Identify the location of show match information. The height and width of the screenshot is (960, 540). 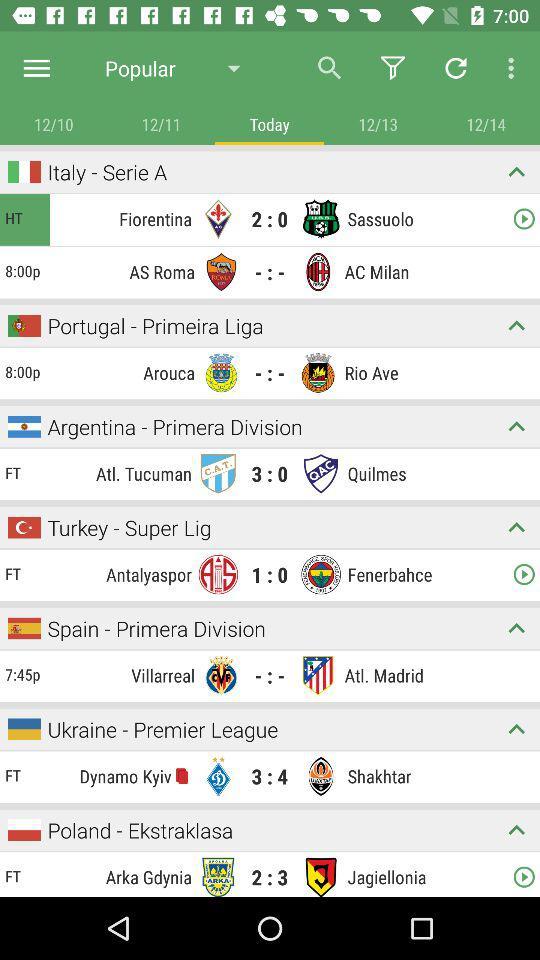
(516, 426).